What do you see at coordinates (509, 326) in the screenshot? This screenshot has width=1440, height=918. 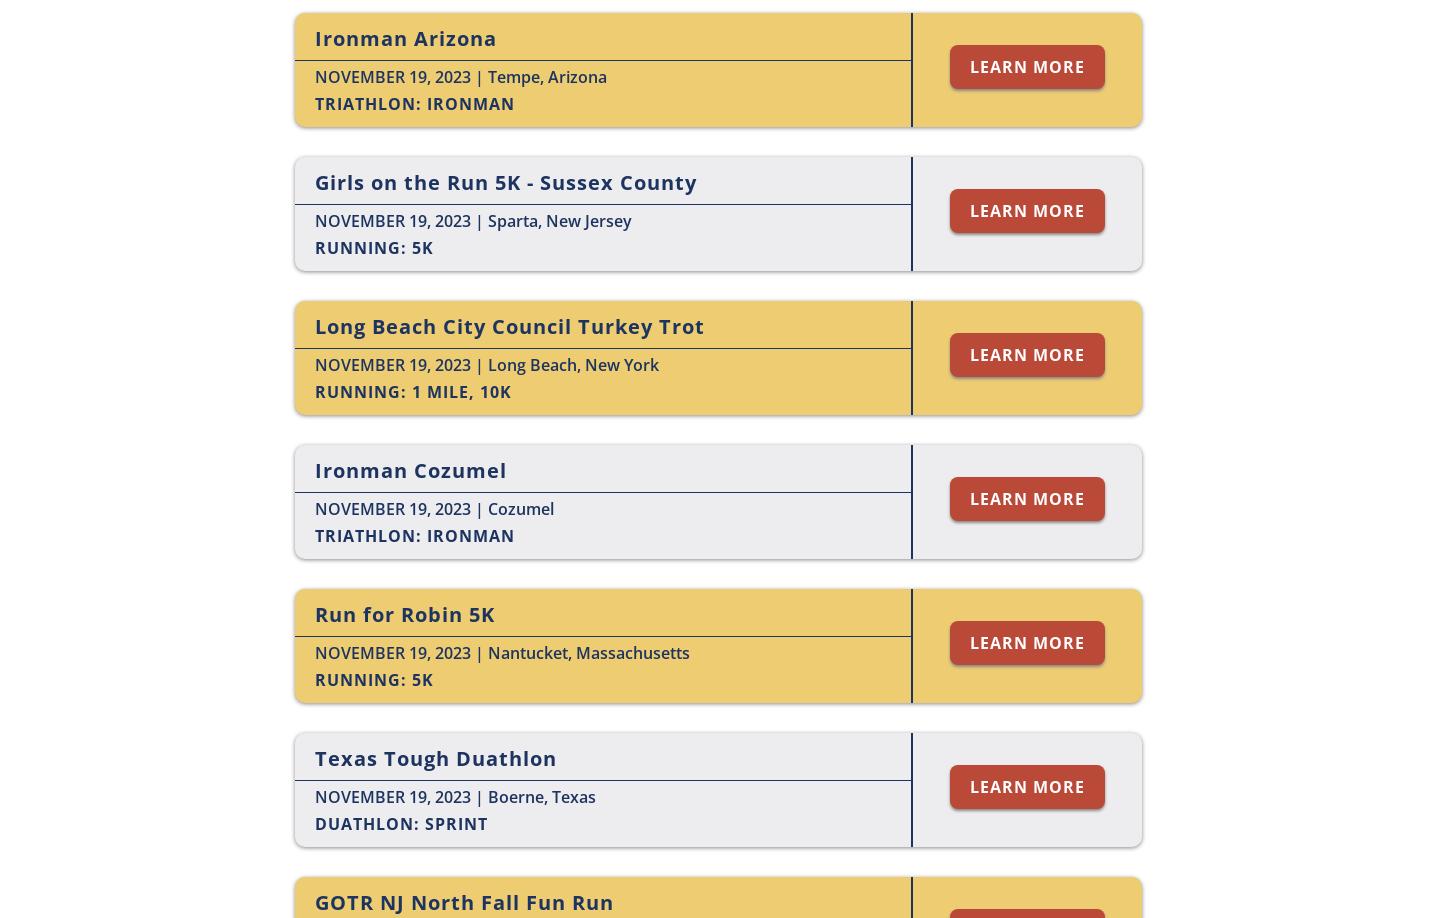 I see `'Long Beach City Council Turkey Trot'` at bounding box center [509, 326].